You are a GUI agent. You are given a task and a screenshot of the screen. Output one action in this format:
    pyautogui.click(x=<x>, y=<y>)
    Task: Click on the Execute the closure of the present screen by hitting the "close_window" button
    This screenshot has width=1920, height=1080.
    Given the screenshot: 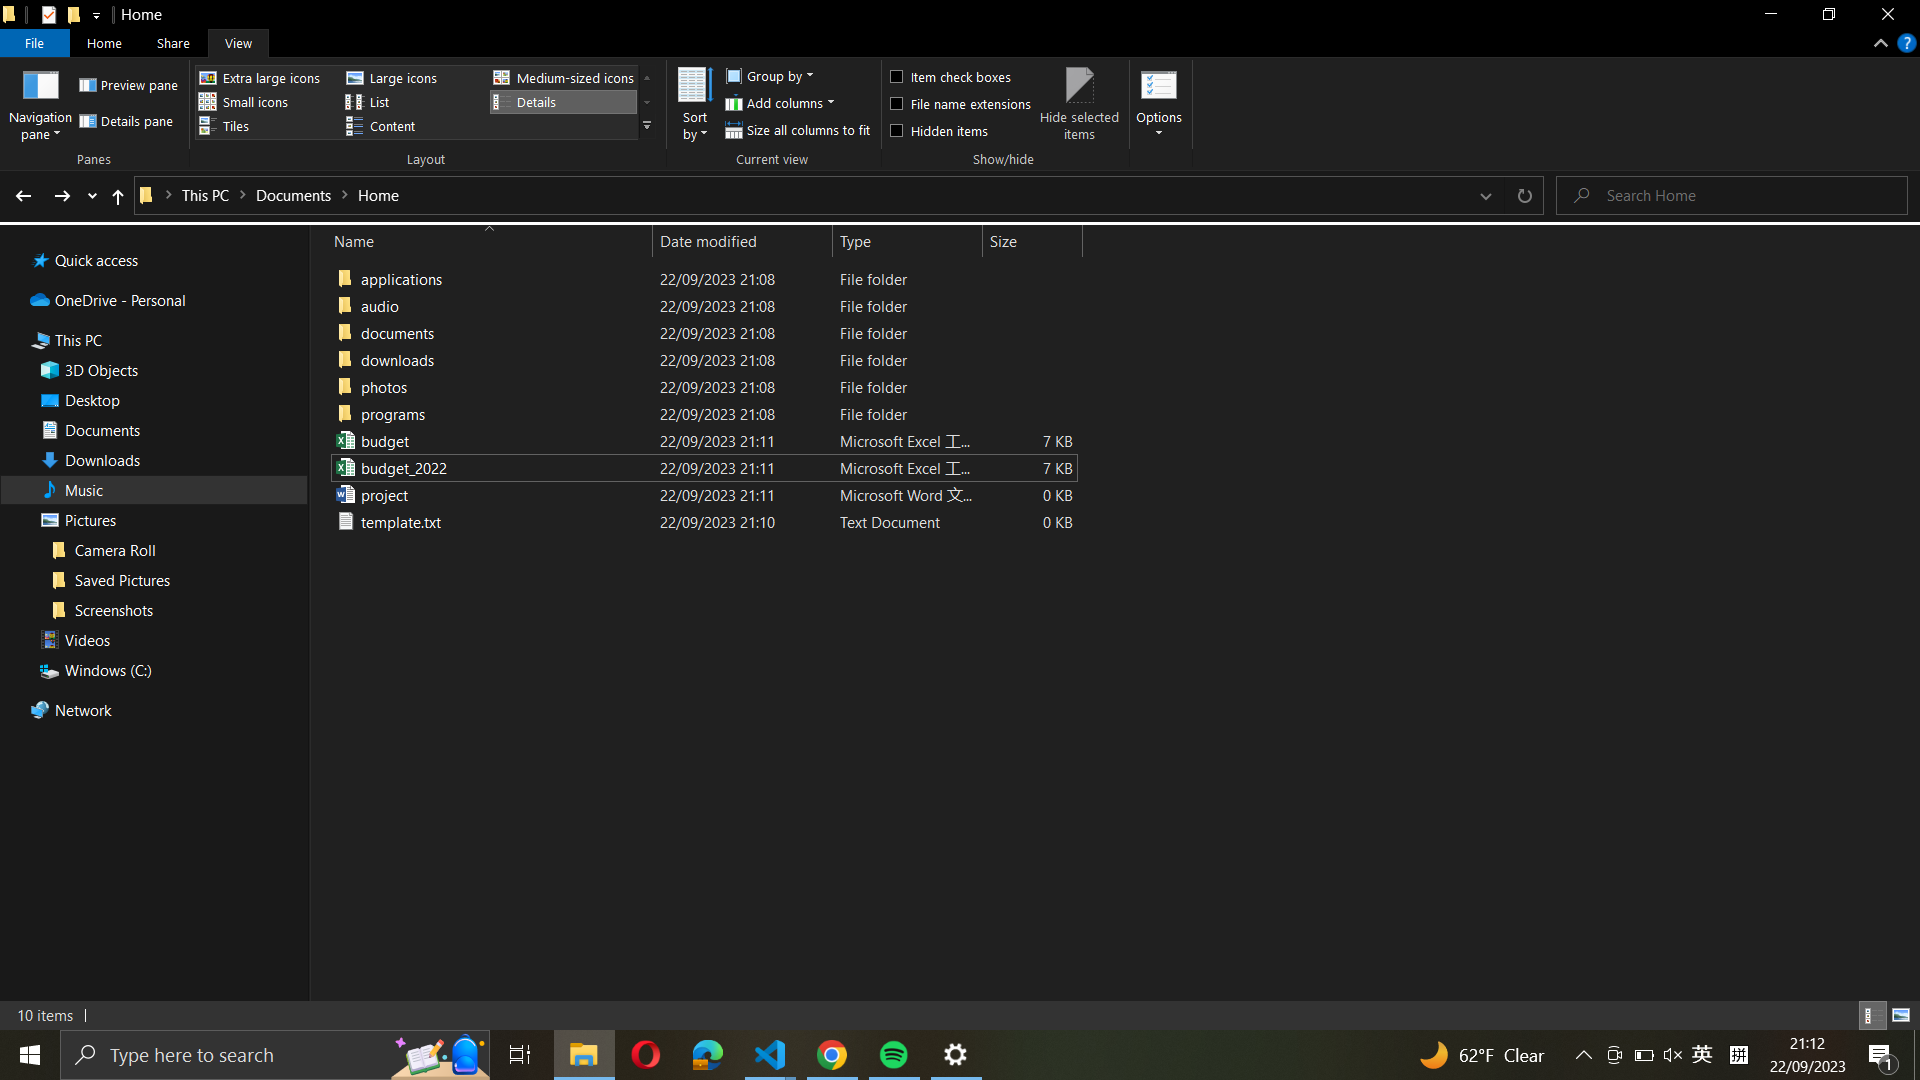 What is the action you would take?
    pyautogui.click(x=1886, y=17)
    